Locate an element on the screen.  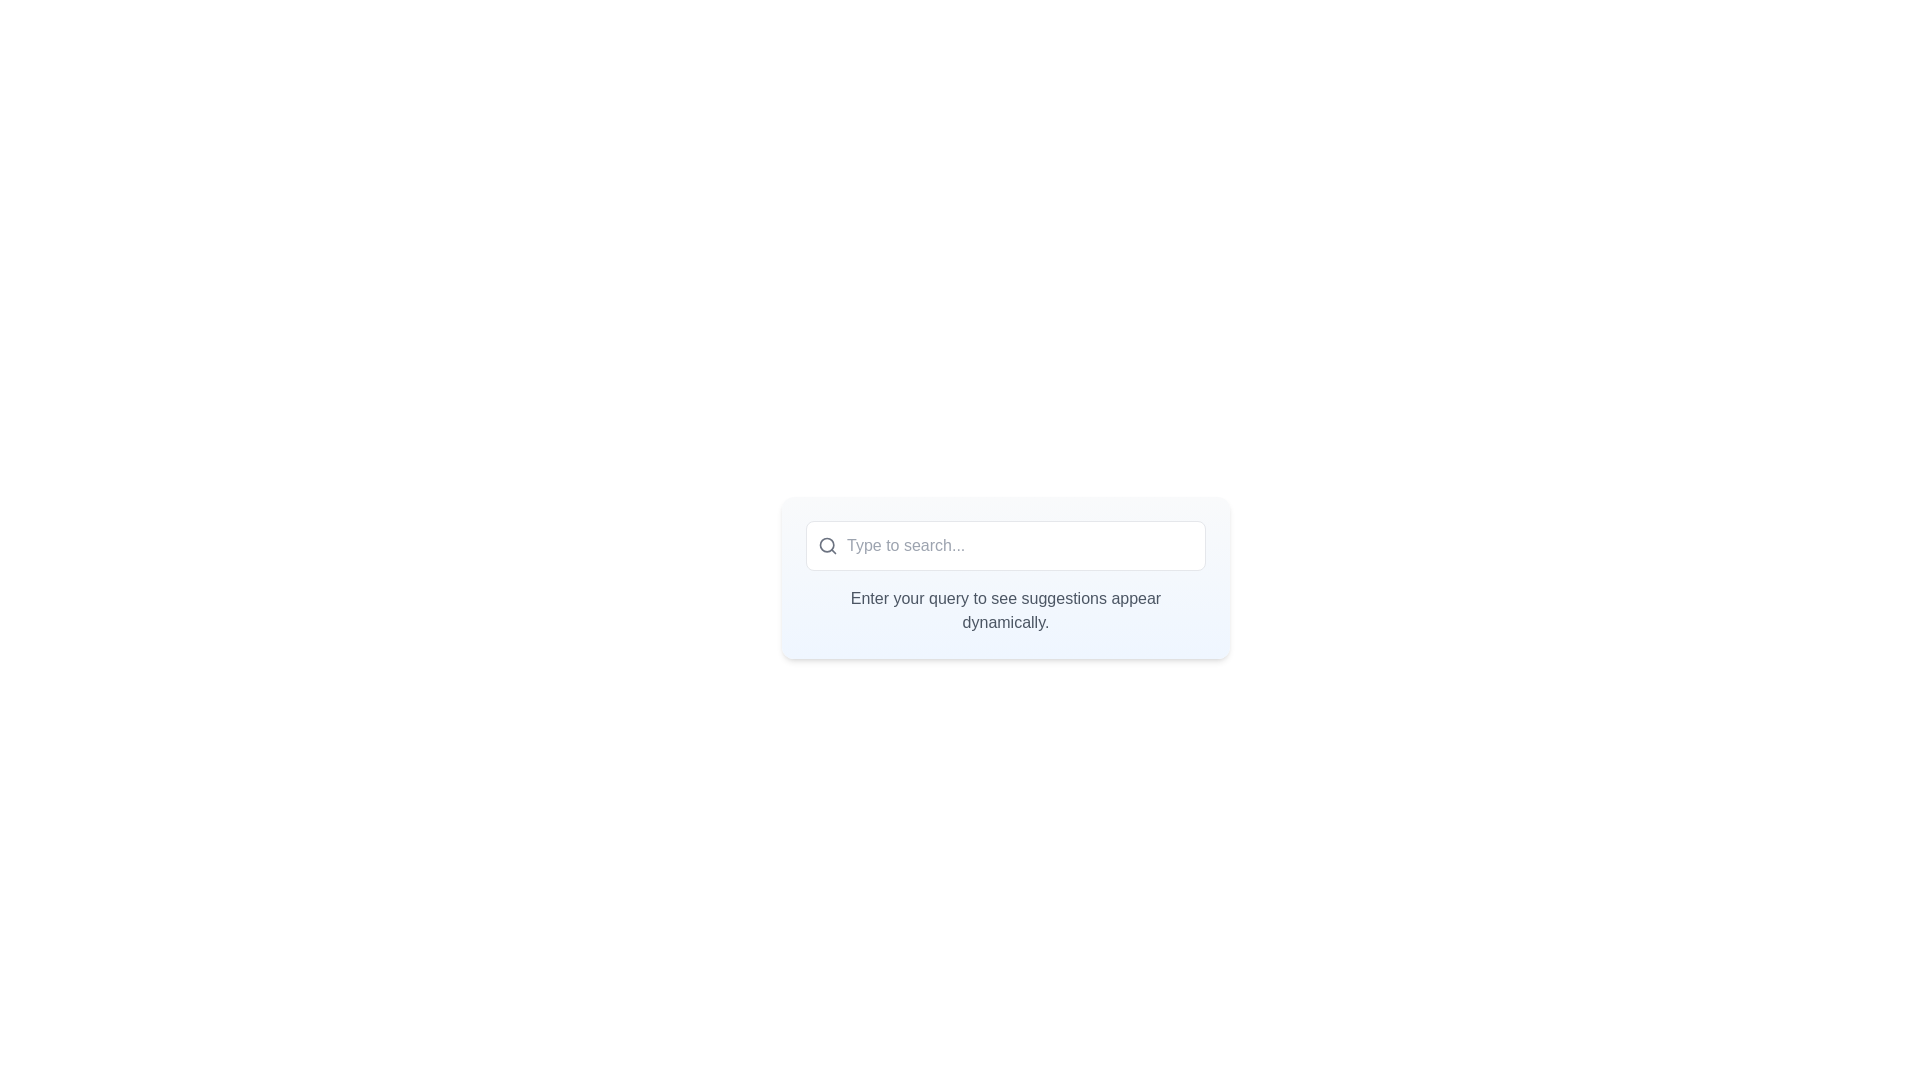
the search functionality icon located on the left side of the search bar is located at coordinates (828, 546).